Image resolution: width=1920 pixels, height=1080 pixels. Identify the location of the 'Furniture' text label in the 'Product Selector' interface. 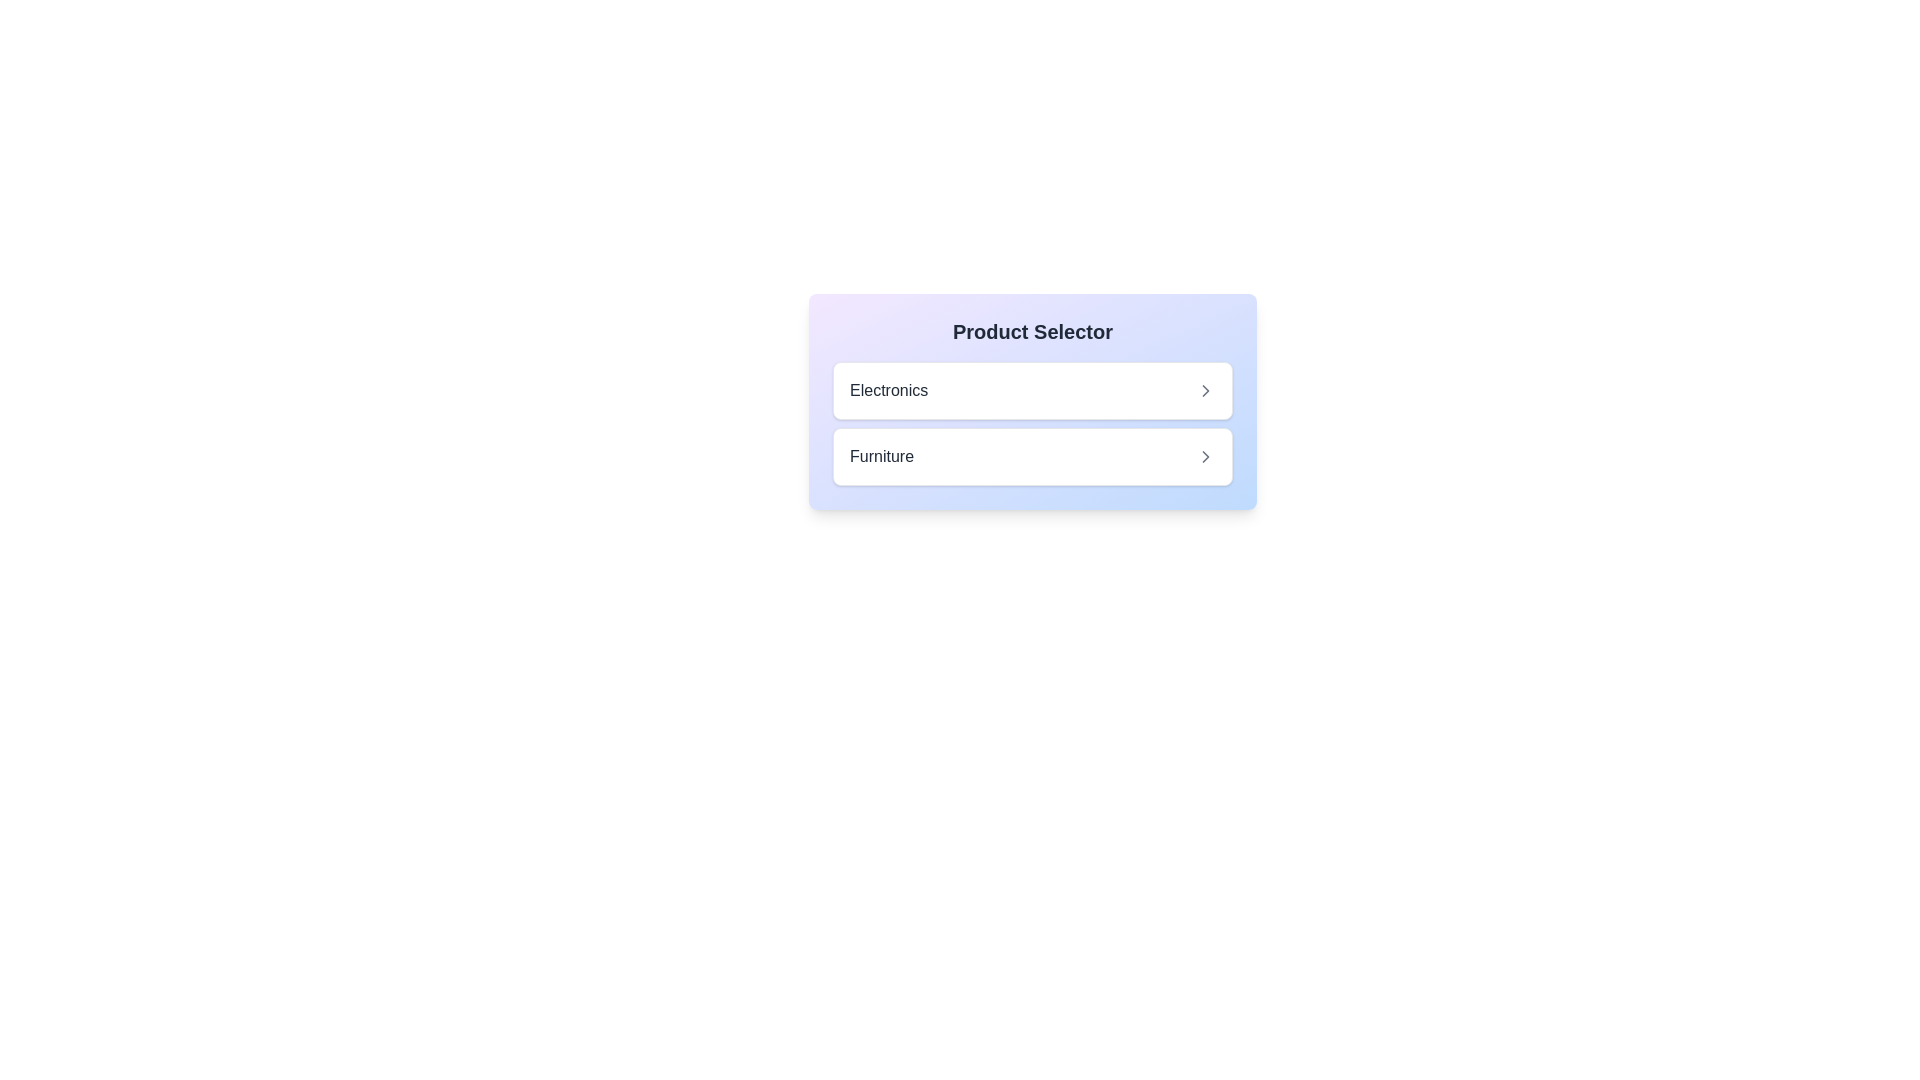
(881, 456).